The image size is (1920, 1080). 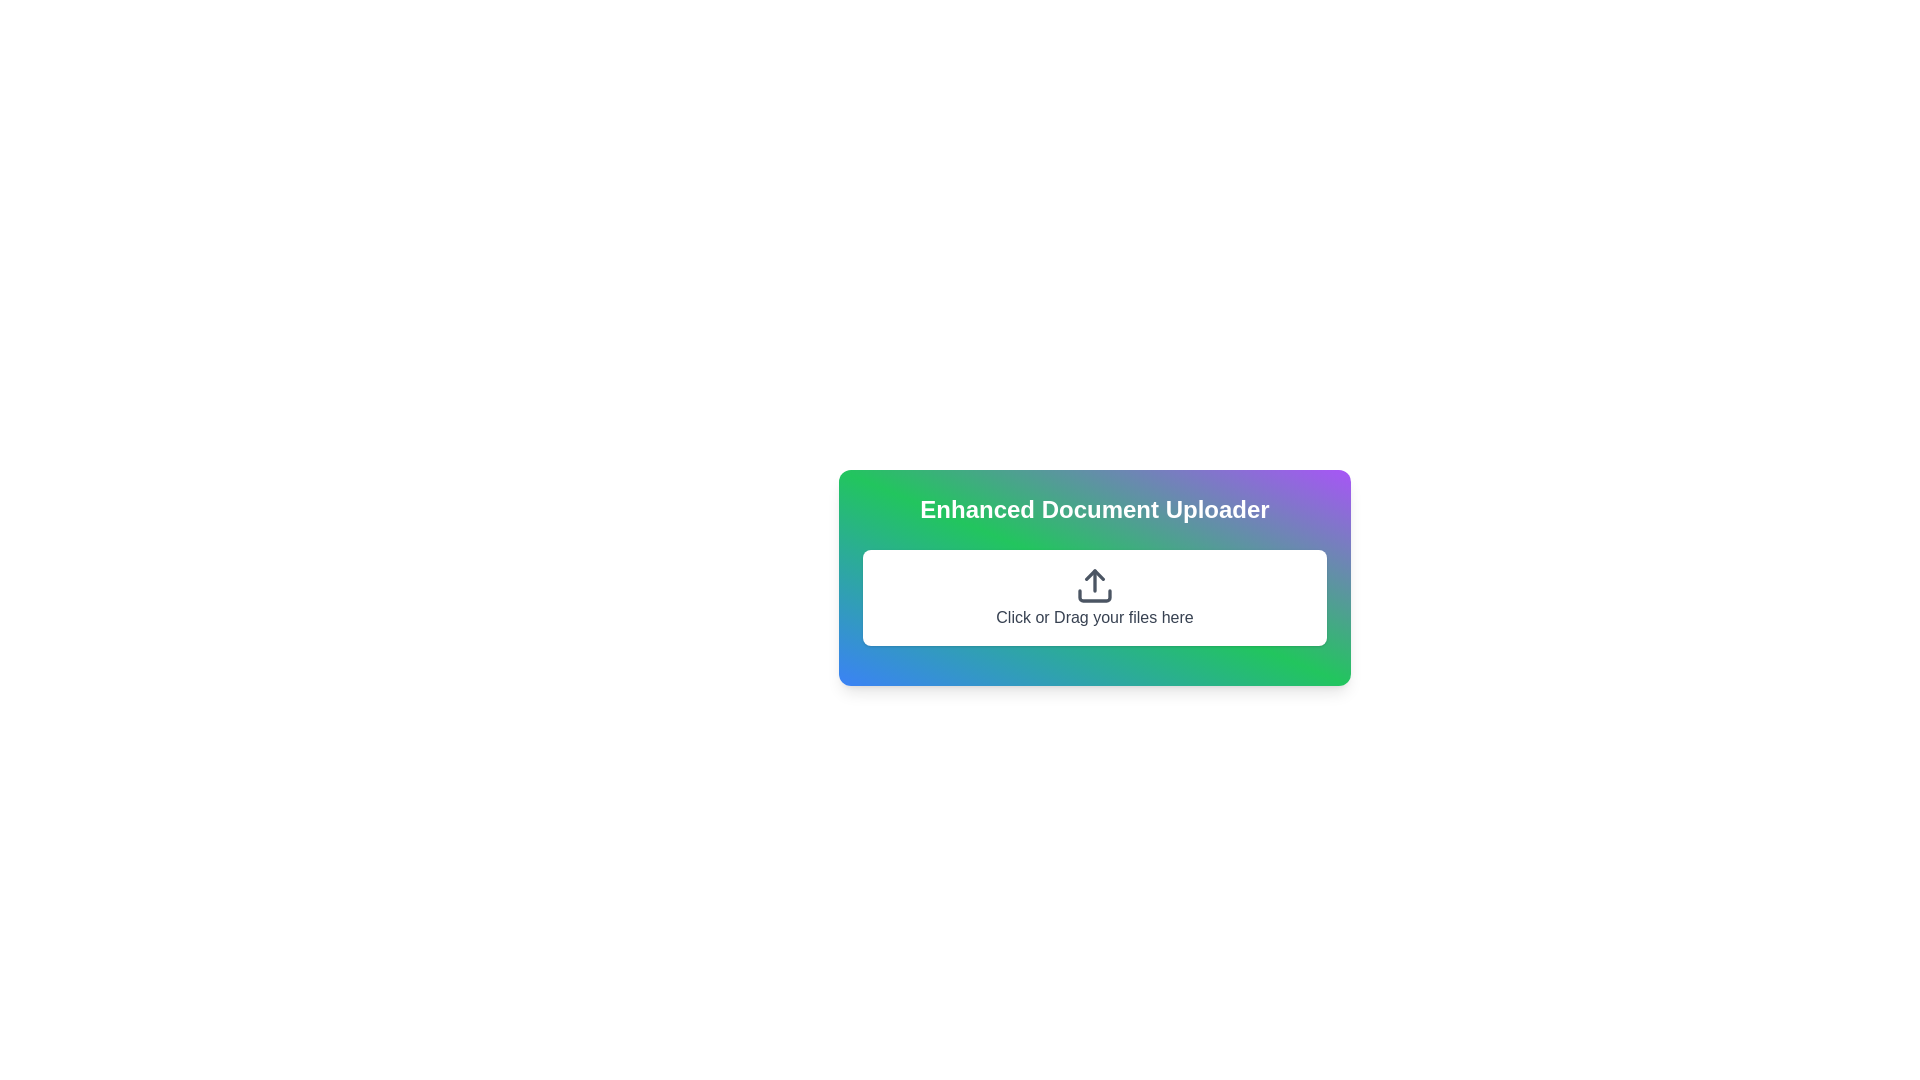 I want to click on the interactive upload area, so click(x=1093, y=578).